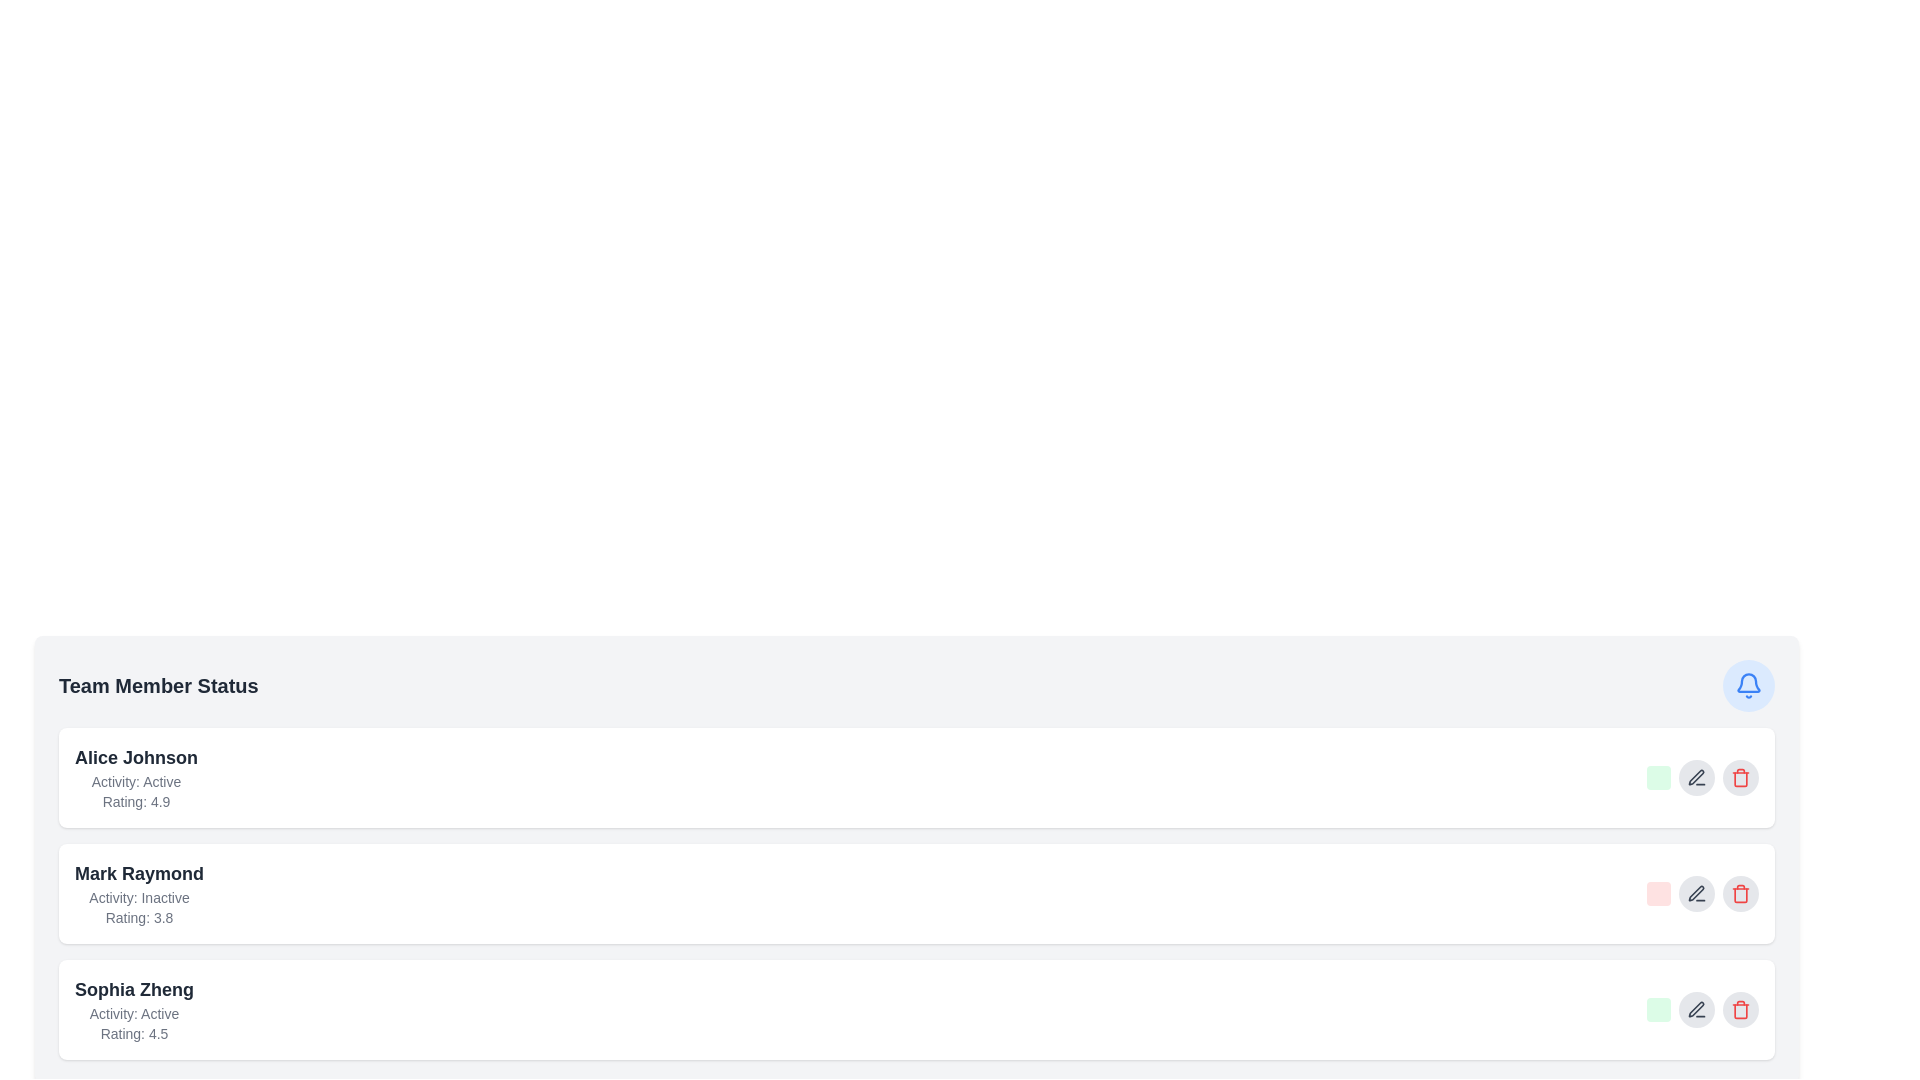 This screenshot has width=1920, height=1080. Describe the element at coordinates (138, 893) in the screenshot. I see `the informational card displaying the name 'Mark Raymond' with activity status 'Inactive' and rating '3.8' in the 'Team Member Status' list` at that location.